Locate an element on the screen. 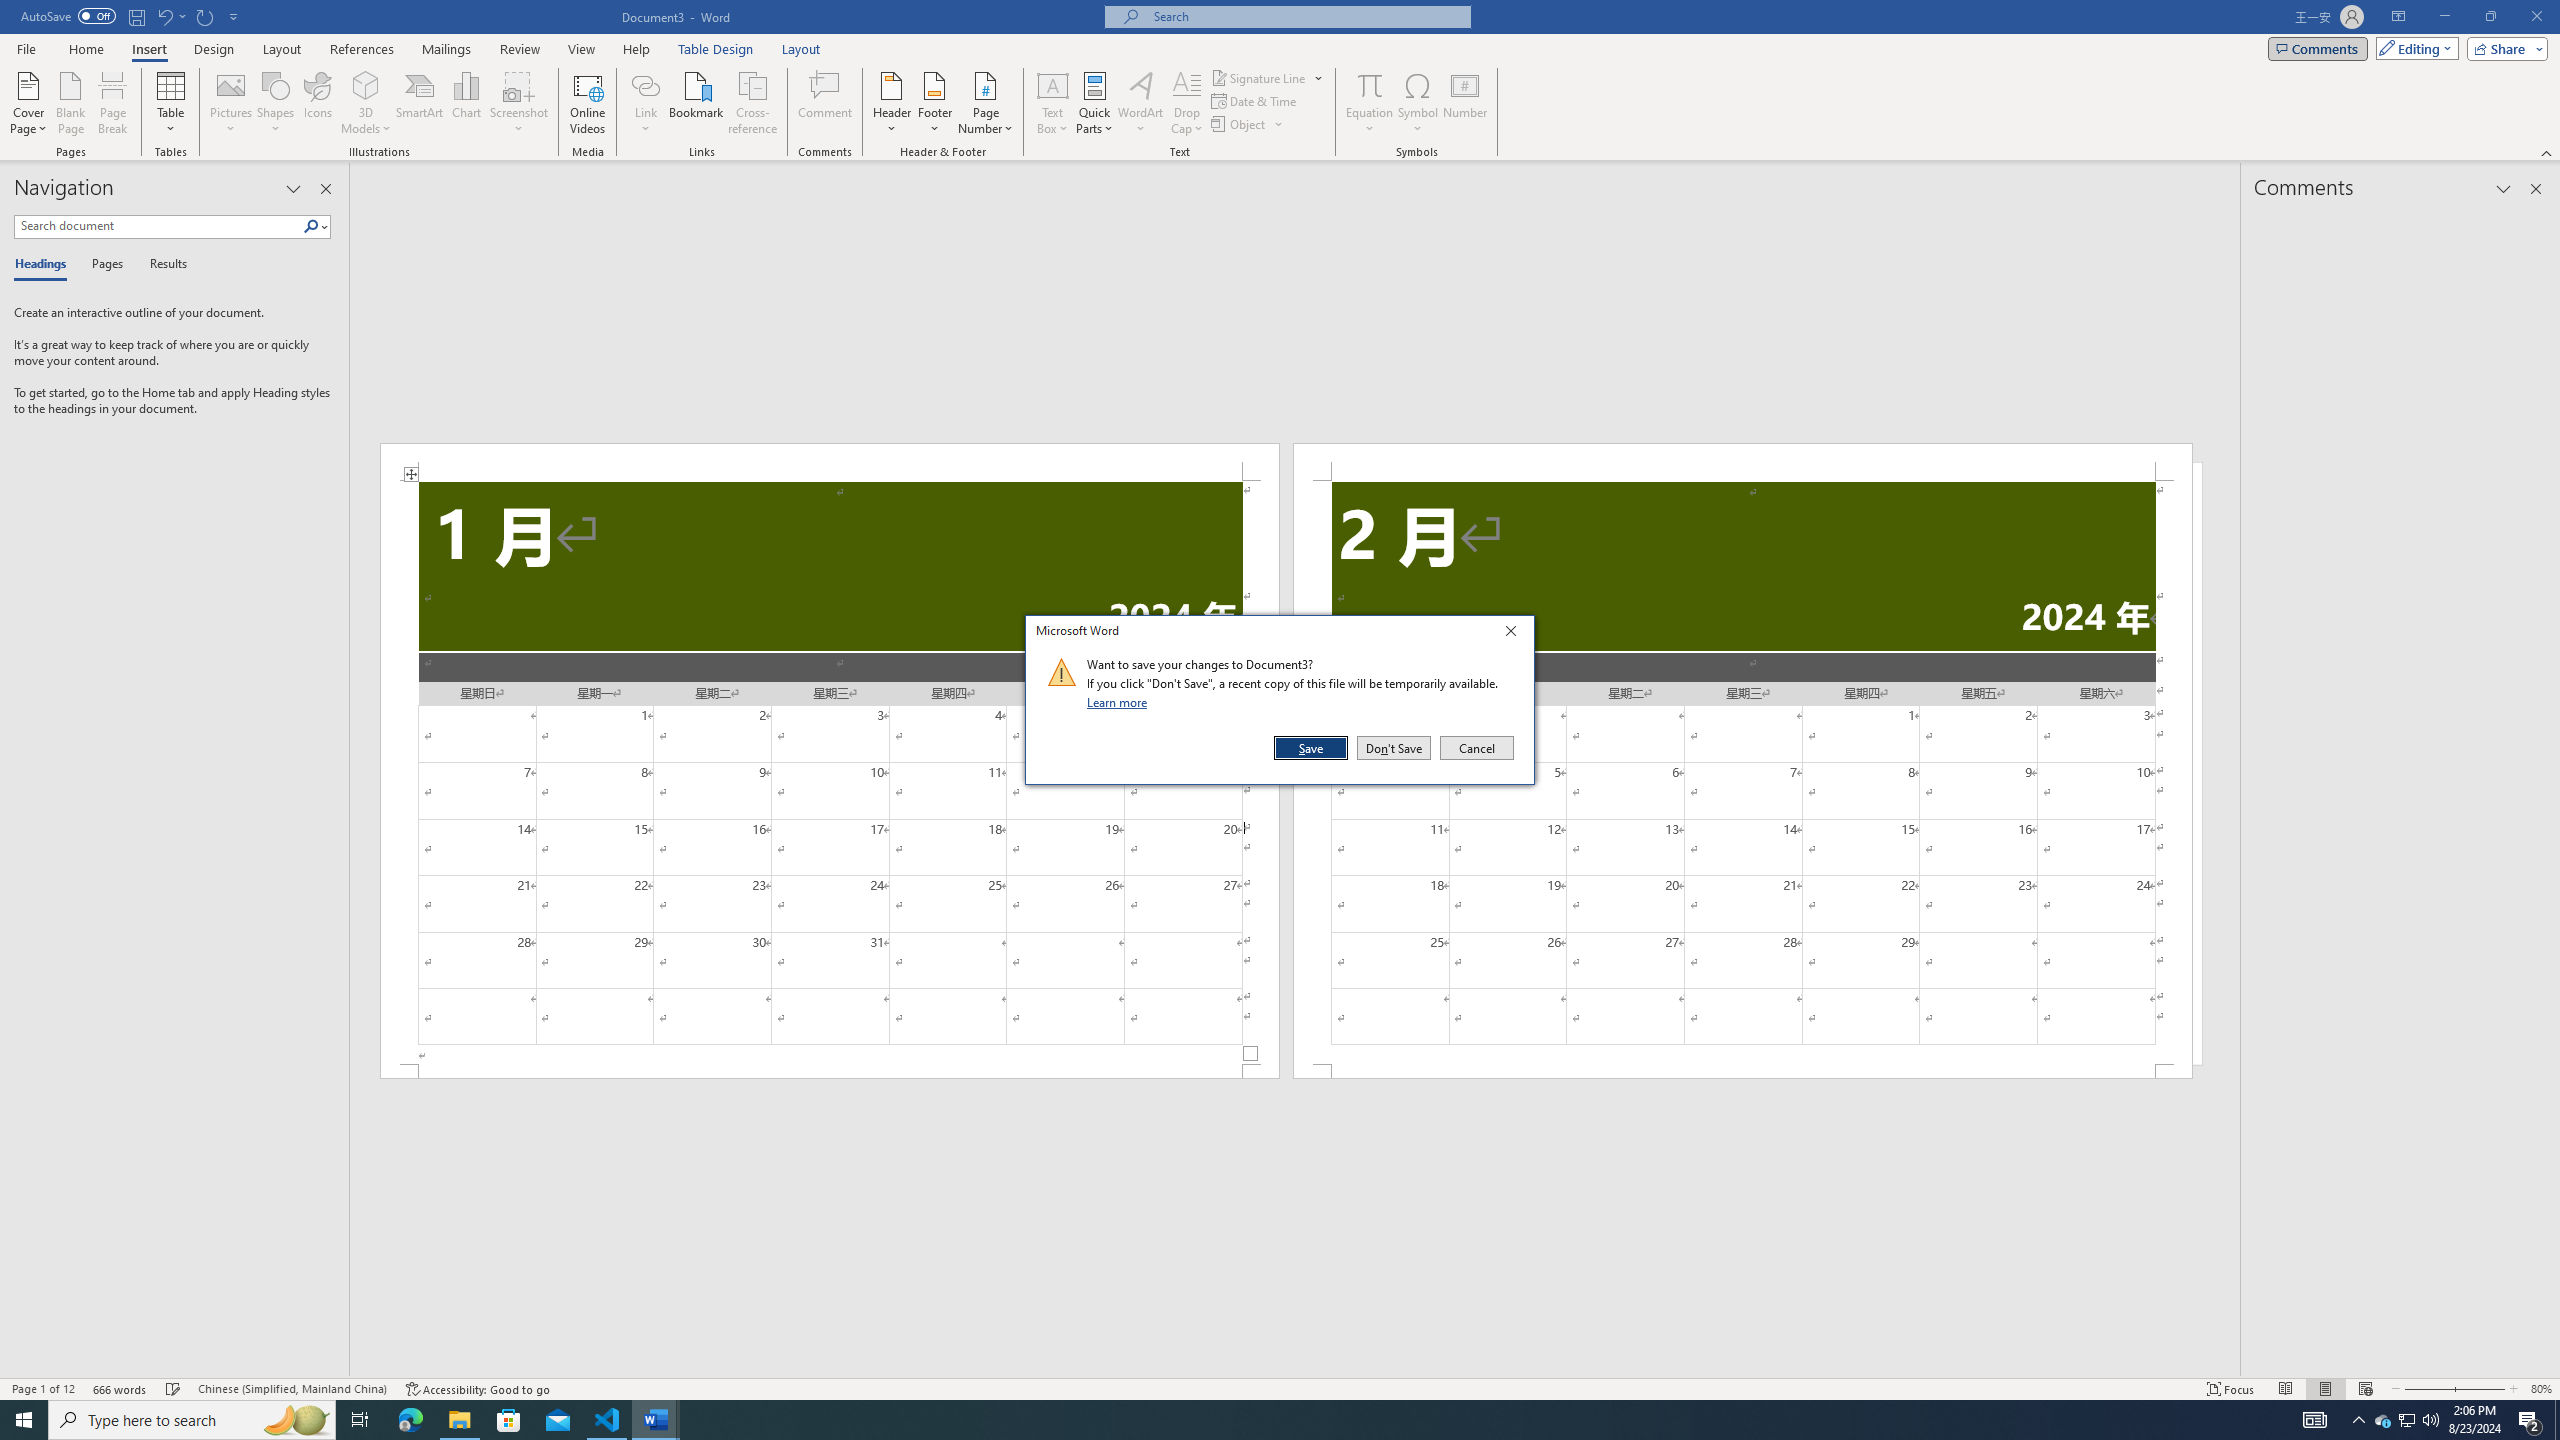  'Word Count 666 words' is located at coordinates (121, 1389).